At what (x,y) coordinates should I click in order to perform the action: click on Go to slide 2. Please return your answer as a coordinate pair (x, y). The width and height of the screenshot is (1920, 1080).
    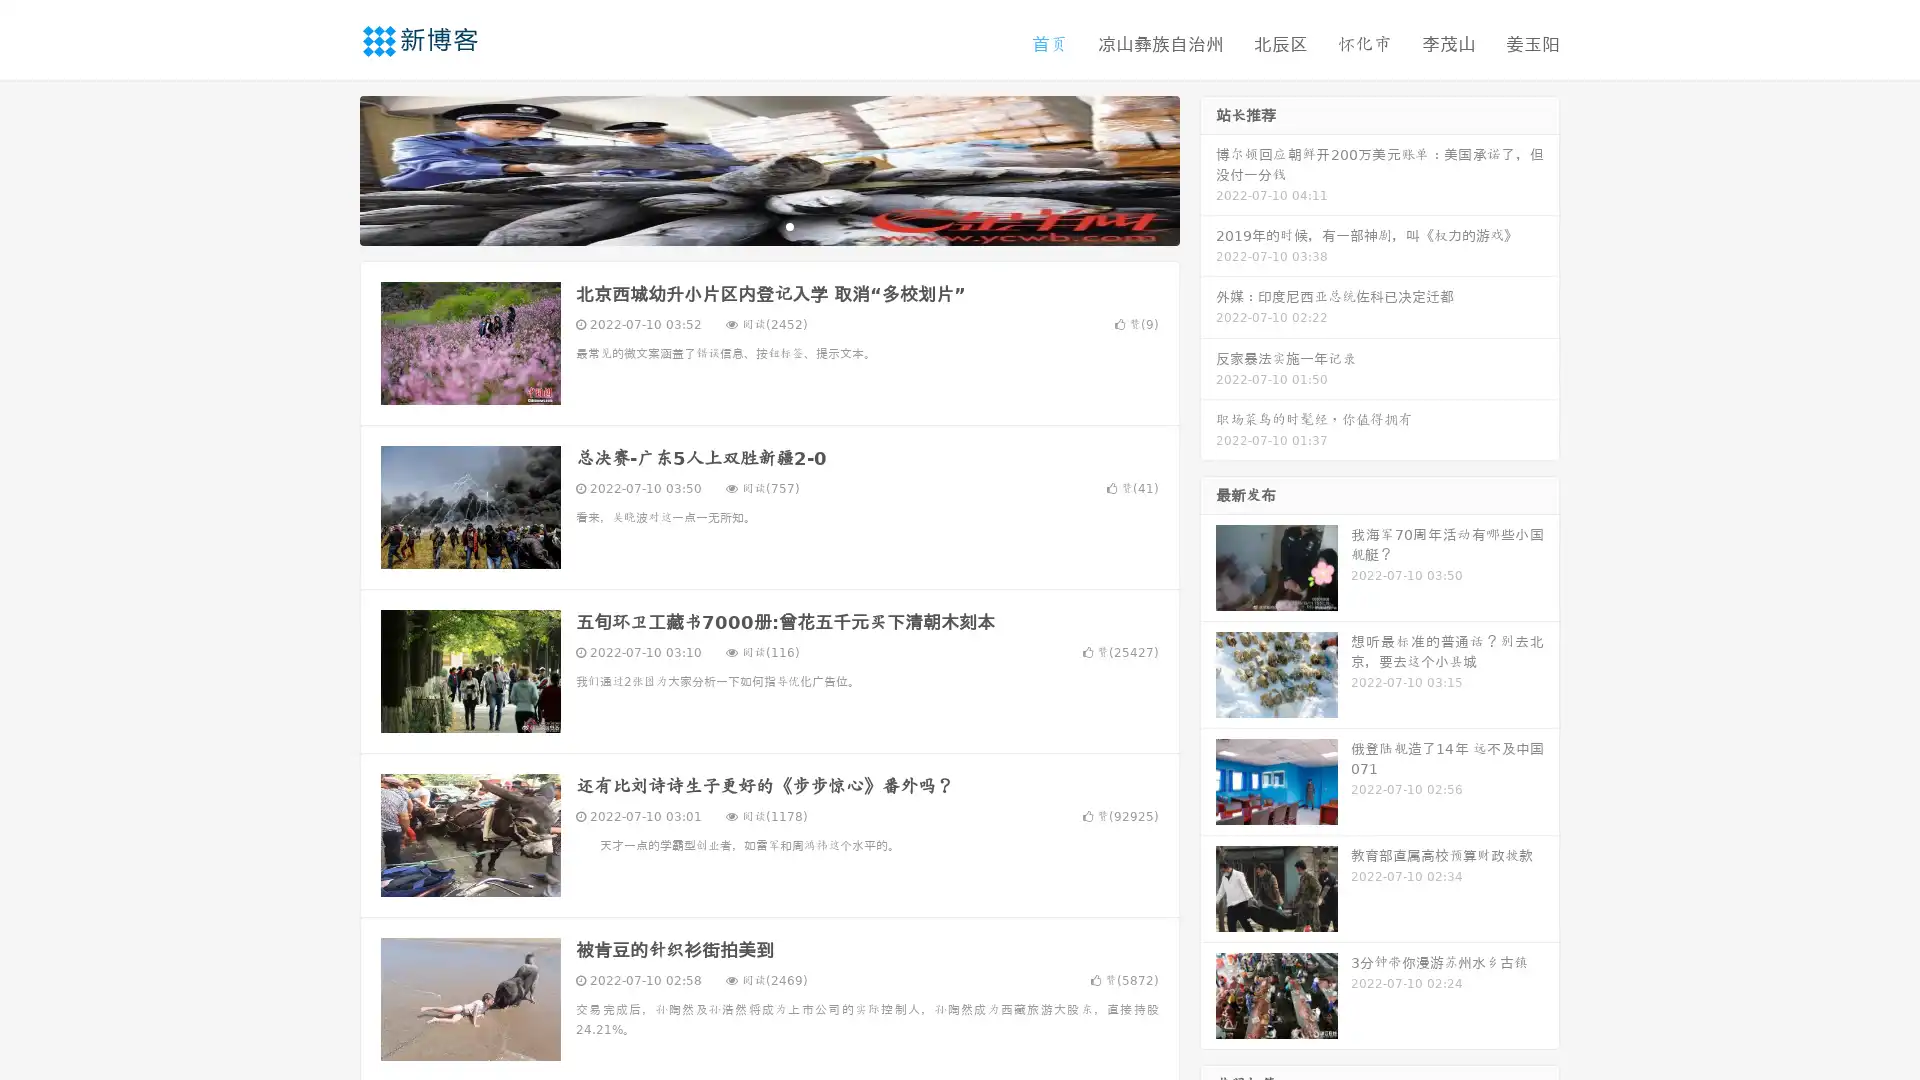
    Looking at the image, I should click on (768, 225).